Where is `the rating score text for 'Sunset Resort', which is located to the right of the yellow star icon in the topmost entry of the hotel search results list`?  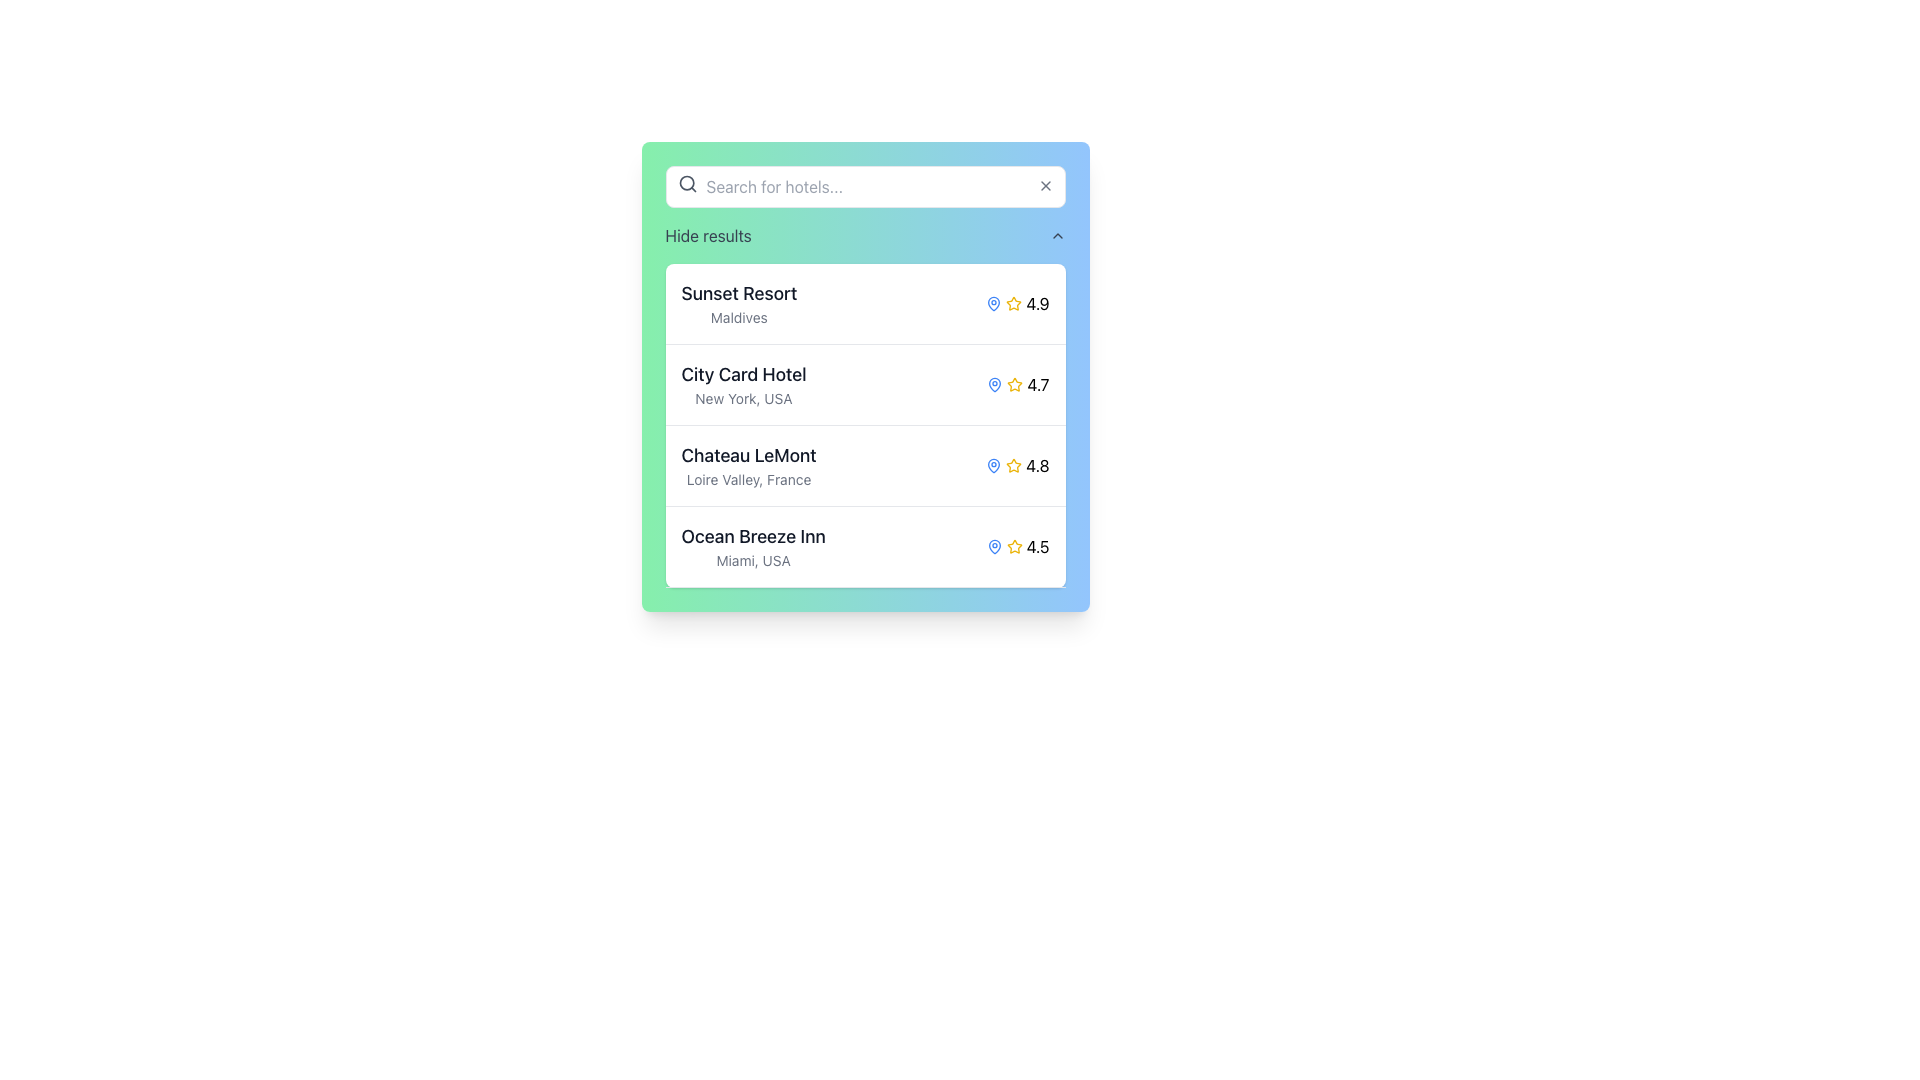
the rating score text for 'Sunset Resort', which is located to the right of the yellow star icon in the topmost entry of the hotel search results list is located at coordinates (1037, 304).